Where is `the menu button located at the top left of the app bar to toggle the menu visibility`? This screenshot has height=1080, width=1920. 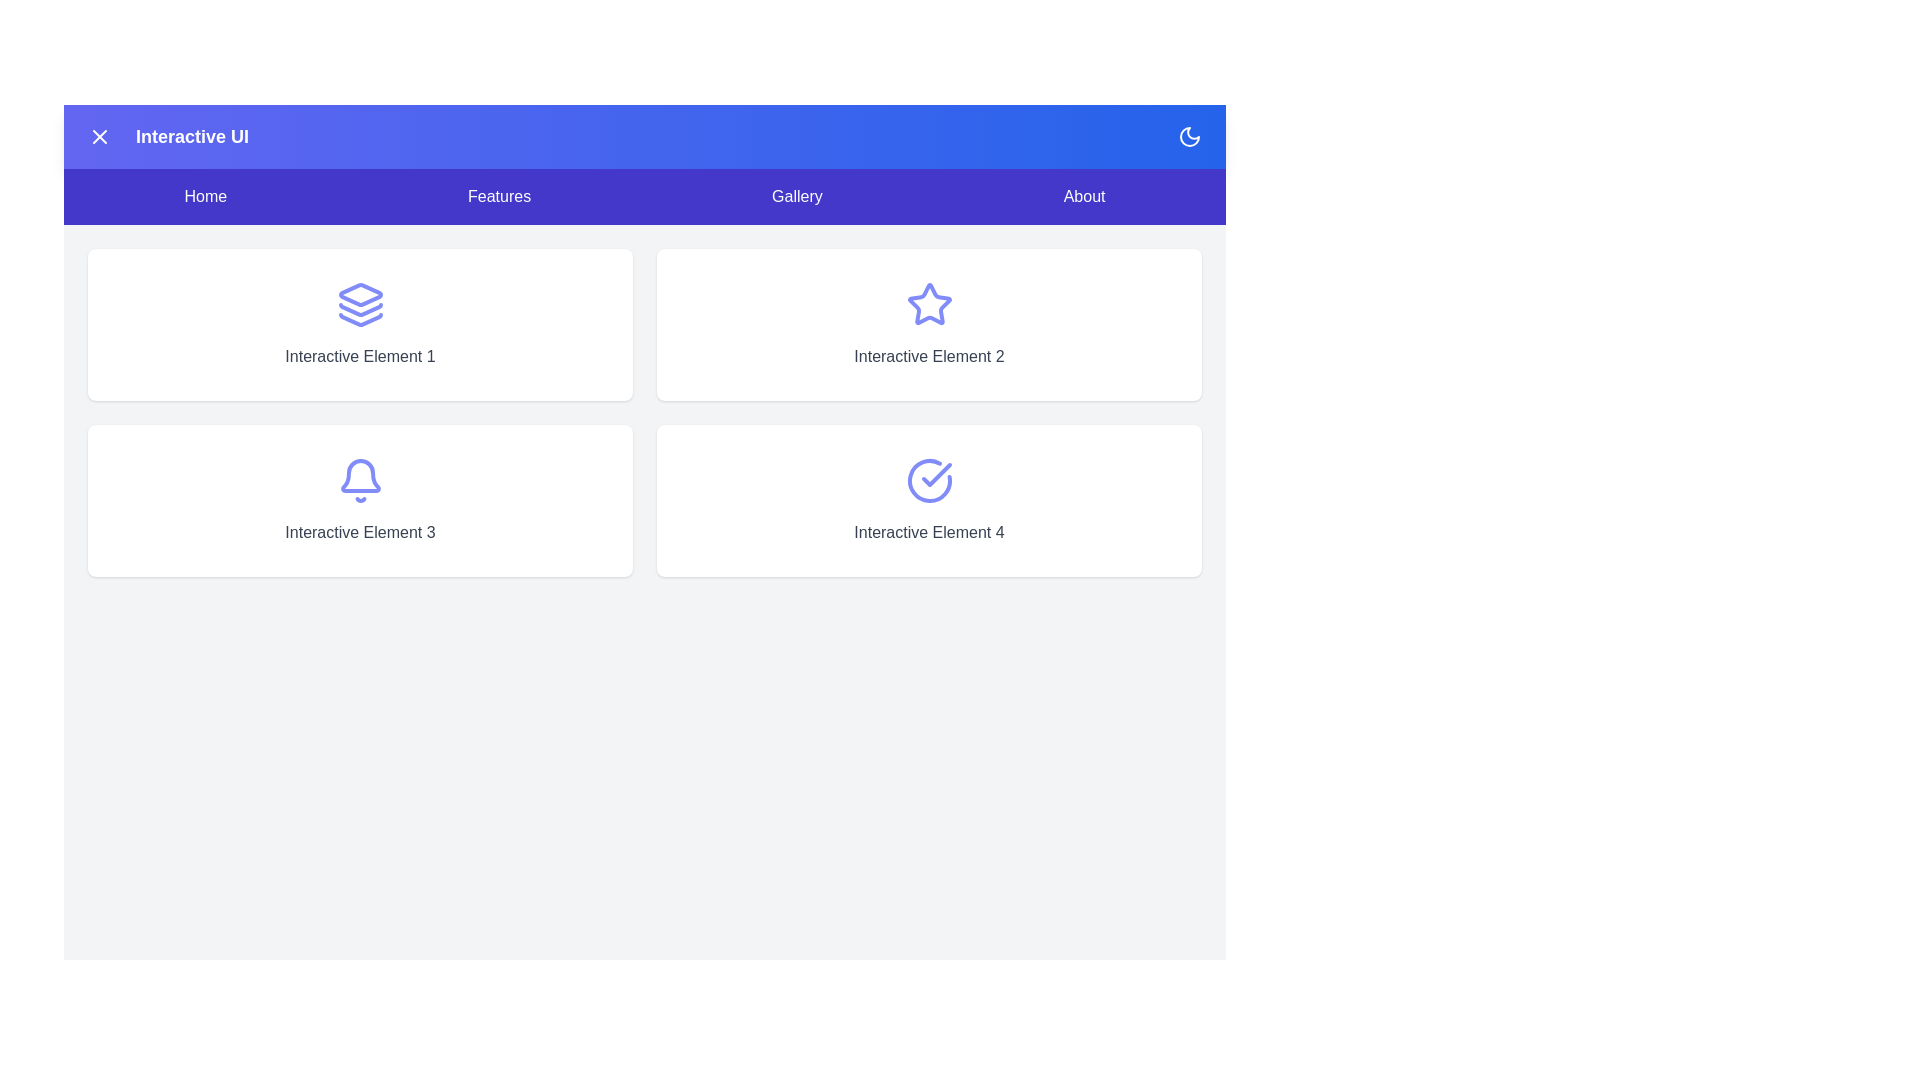 the menu button located at the top left of the app bar to toggle the menu visibility is located at coordinates (99, 136).